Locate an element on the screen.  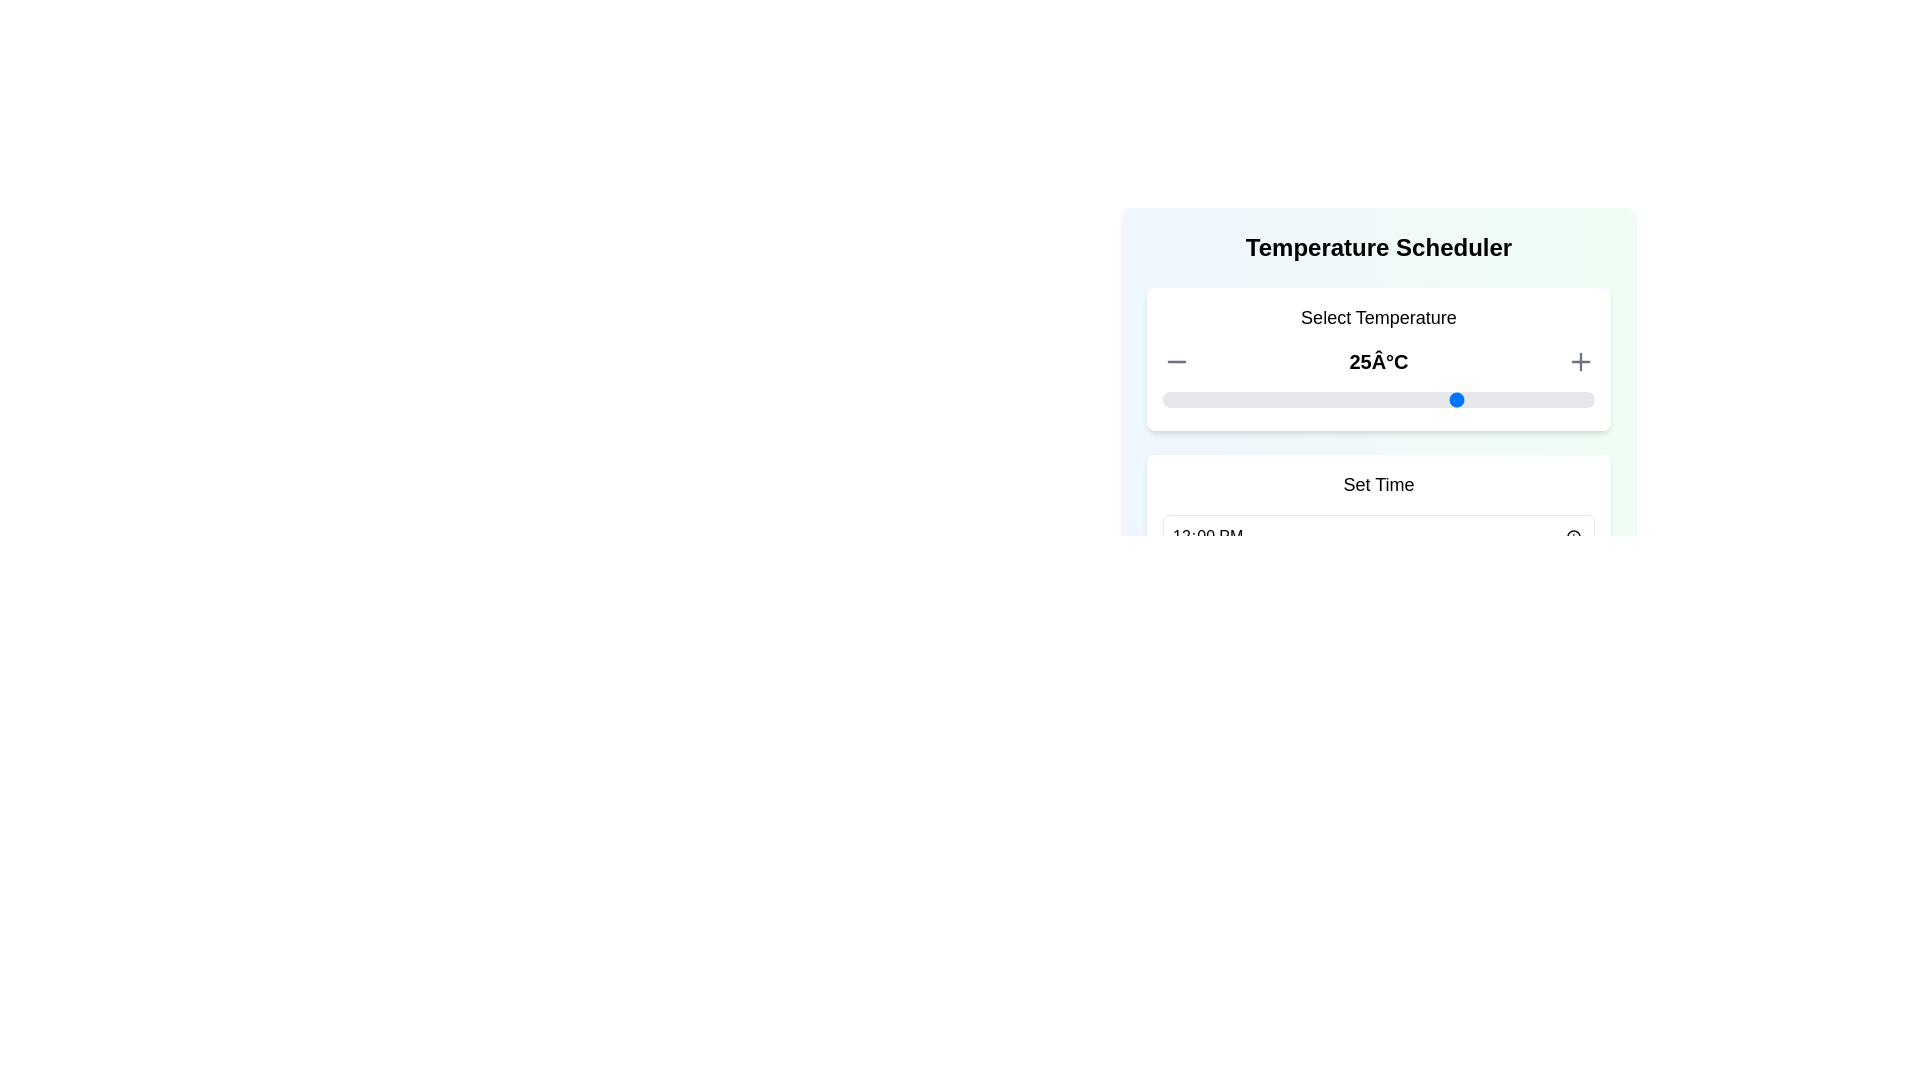
numeric value displayed in the bold text field showing '25Â°C', which is centered between the minus and plus icons in the temperature selection widget is located at coordinates (1377, 362).